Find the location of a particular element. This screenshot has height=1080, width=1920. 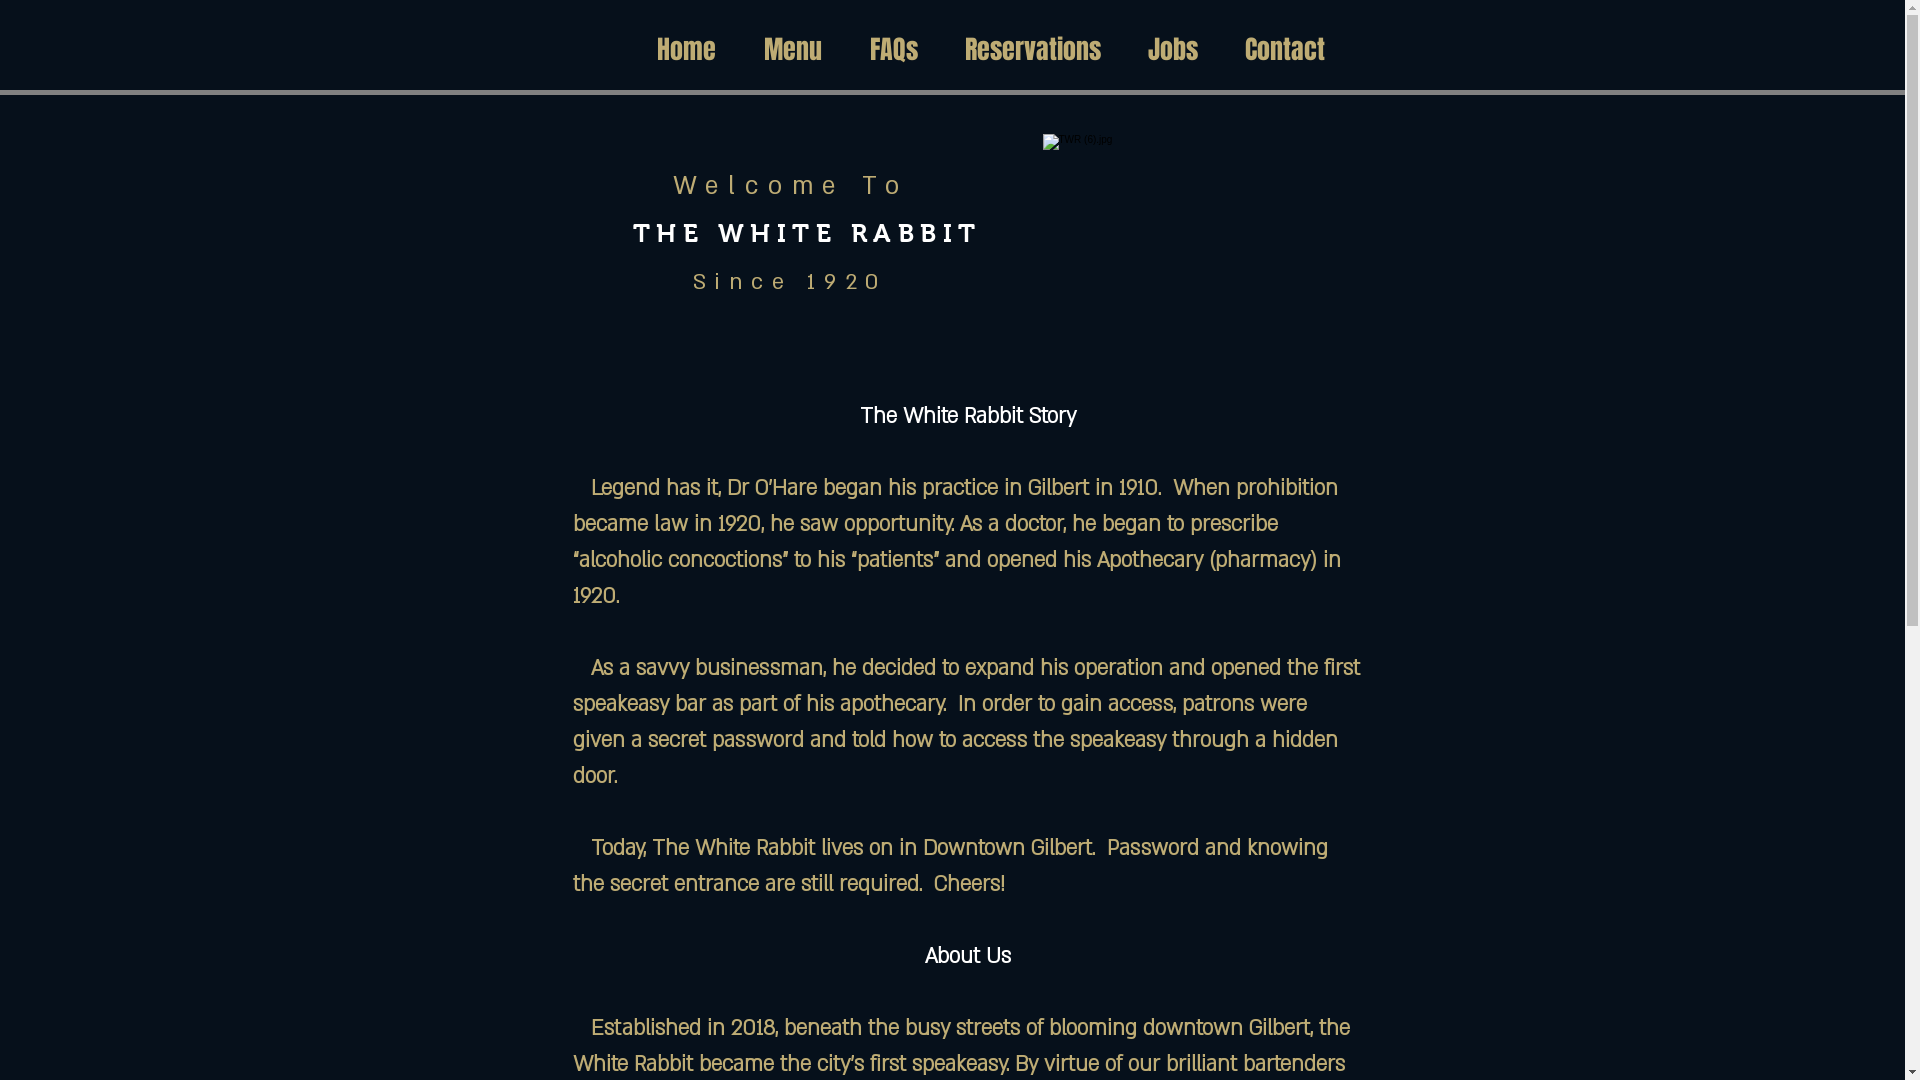

'Since 1920' is located at coordinates (691, 281).